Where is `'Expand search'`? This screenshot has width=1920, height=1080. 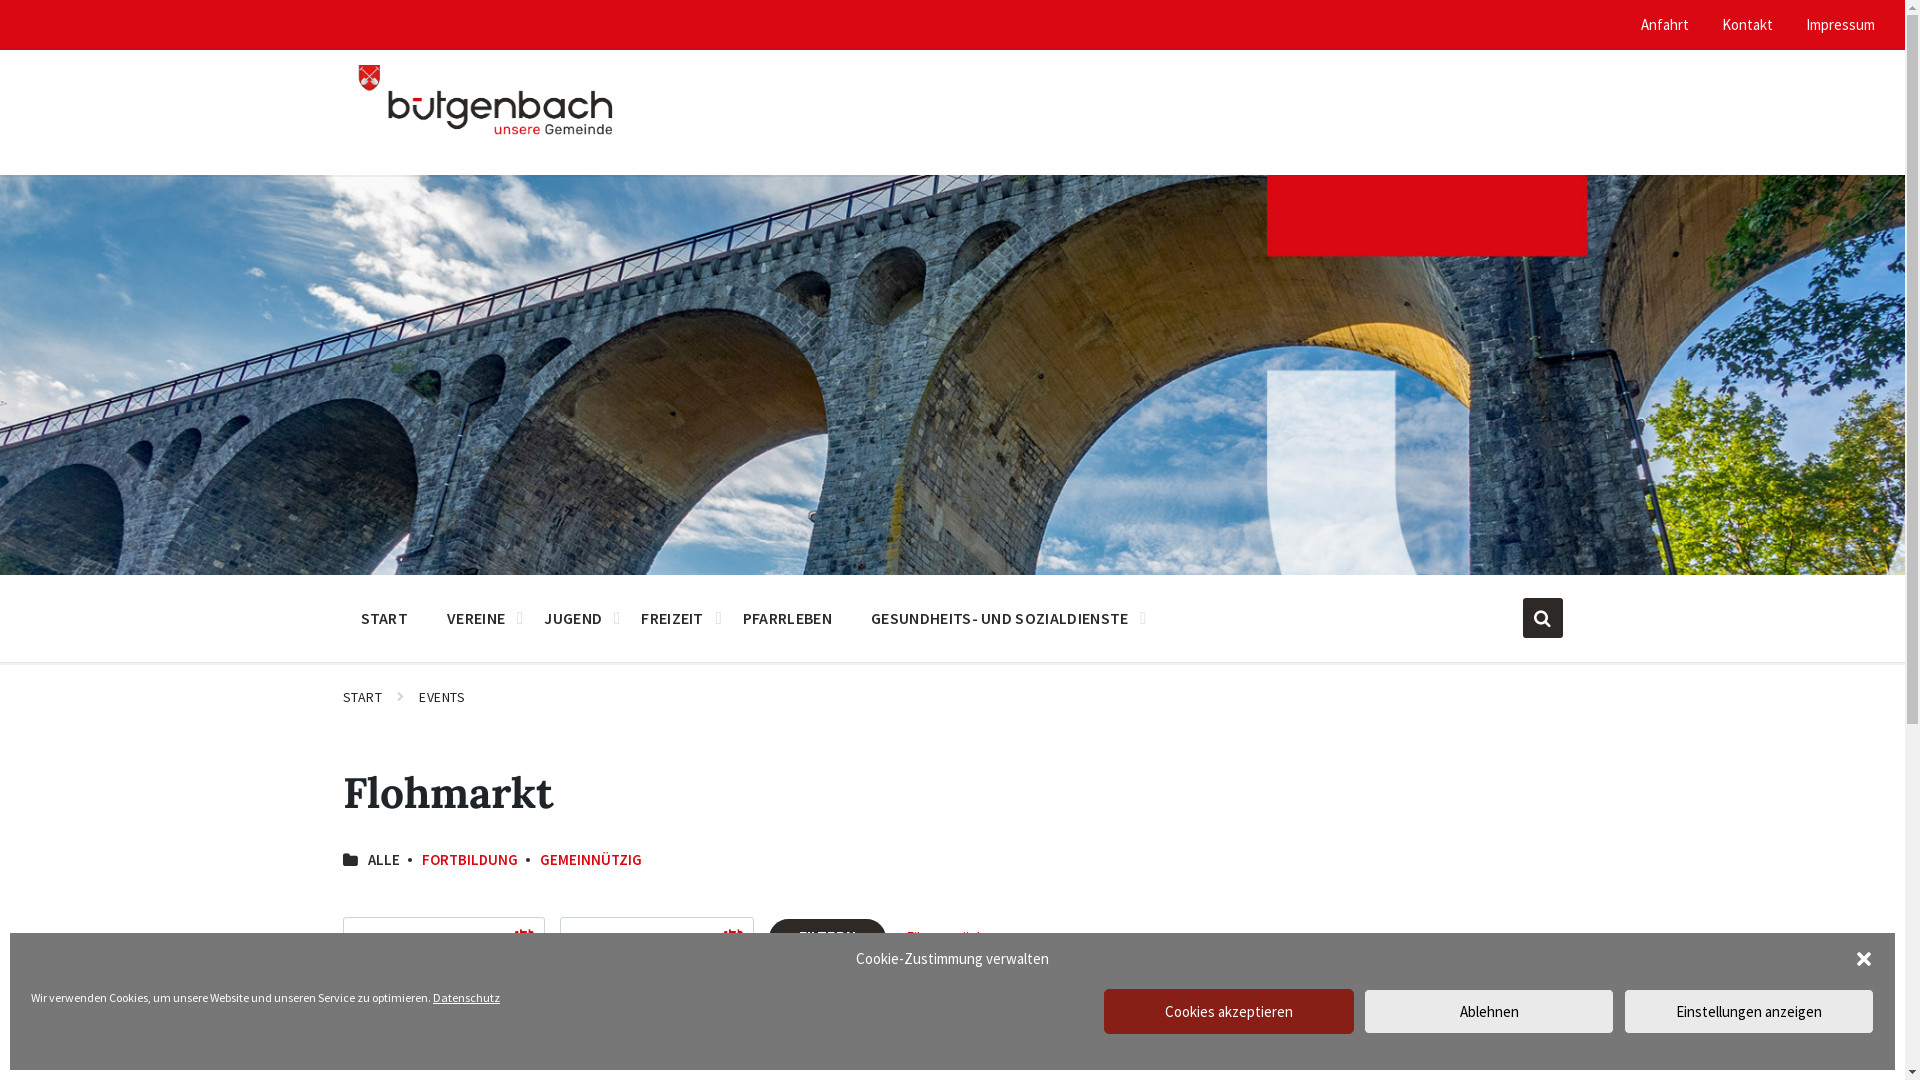 'Expand search' is located at coordinates (1540, 616).